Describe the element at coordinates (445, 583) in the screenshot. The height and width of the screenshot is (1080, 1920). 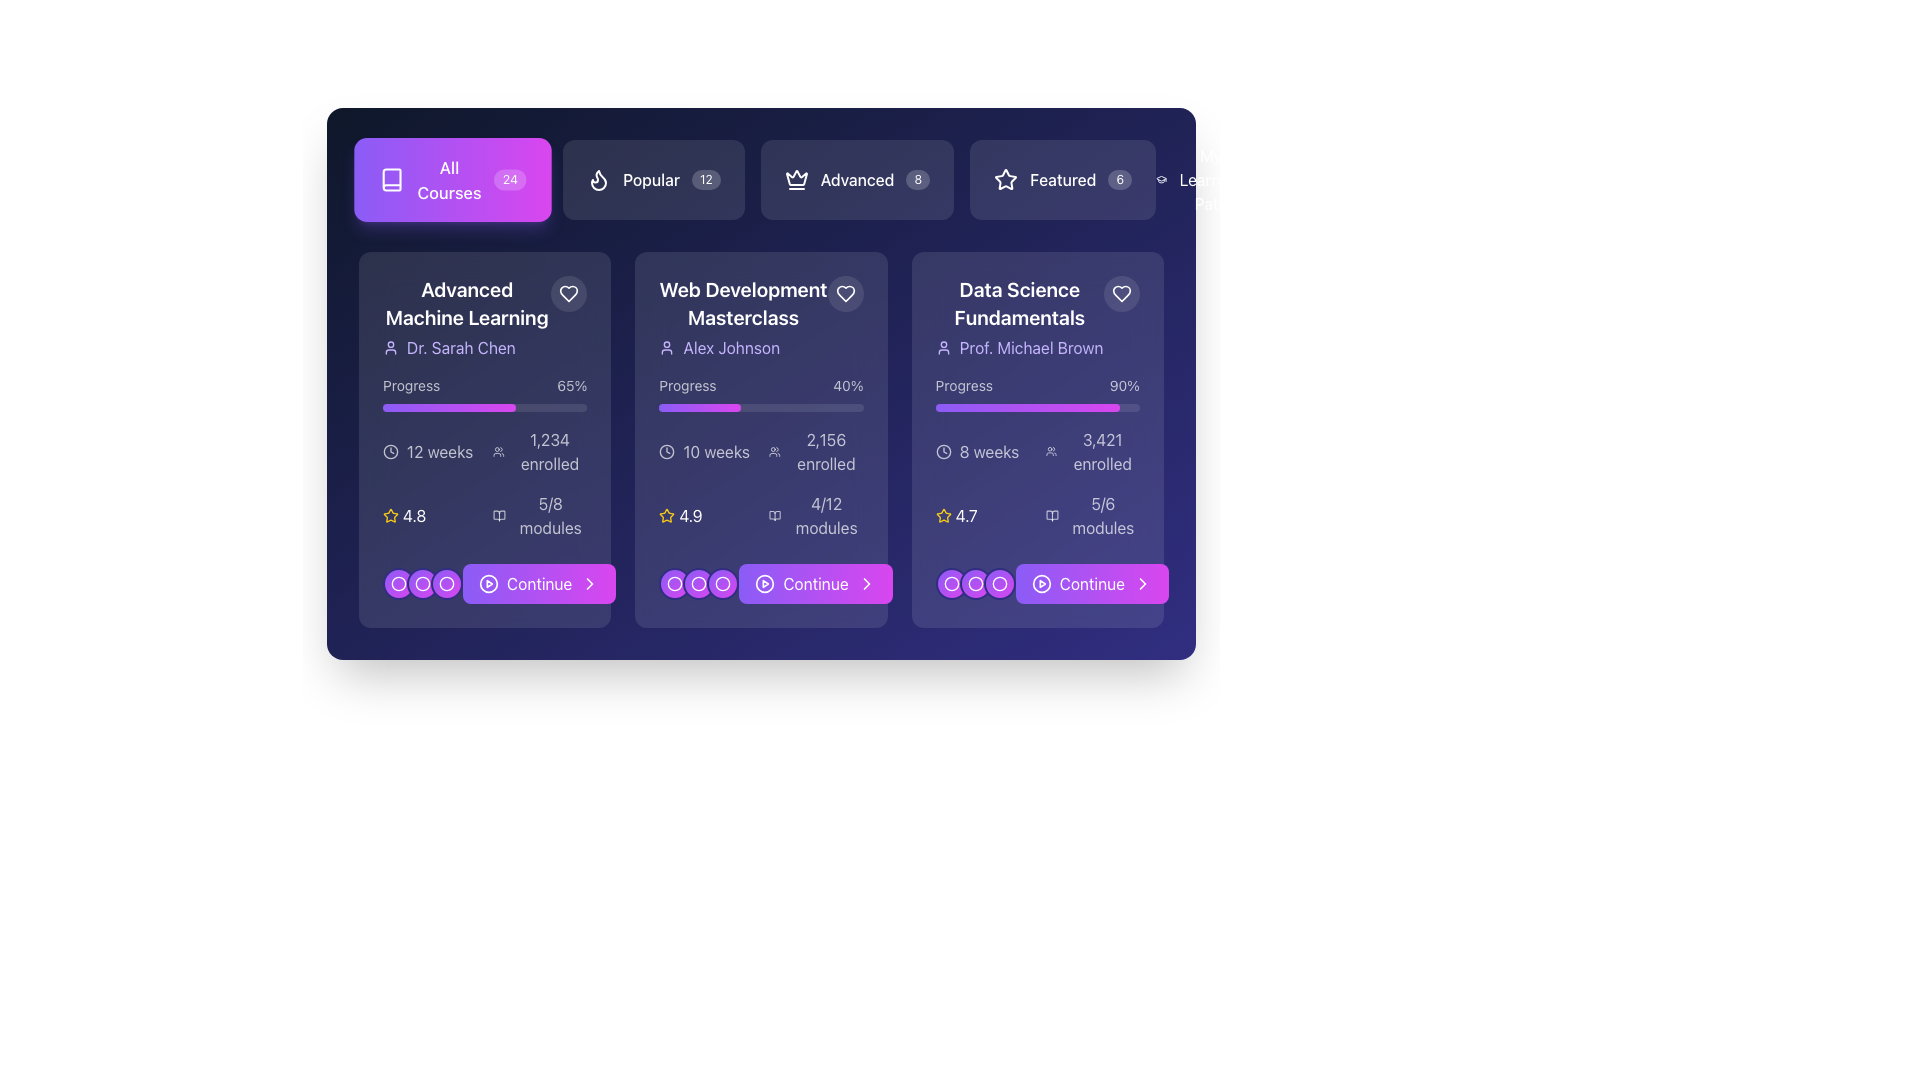
I see `the first circular button with a white icon and gradient-colored border located at the bottom left of the 'Advanced Machine Learning' course card` at that location.